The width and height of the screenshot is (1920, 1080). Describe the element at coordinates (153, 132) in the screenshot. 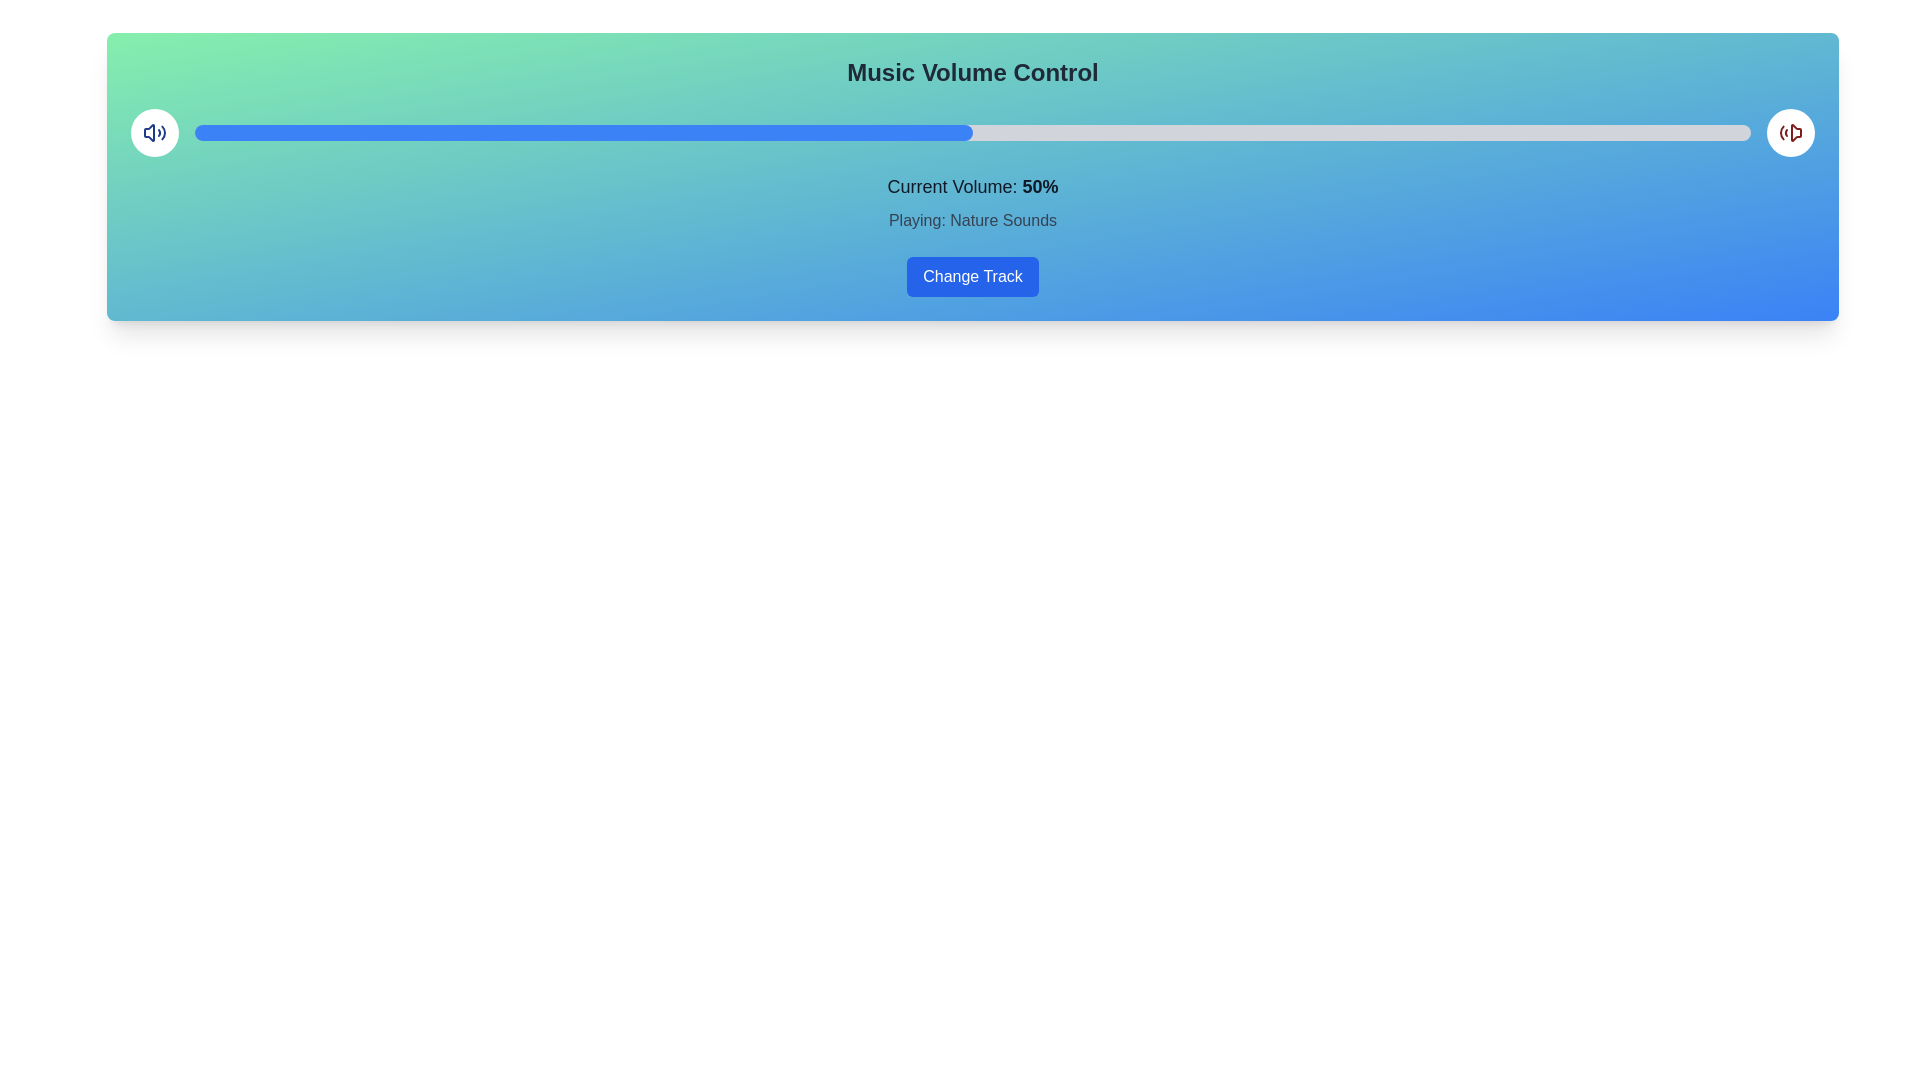

I see `the round white button with a blue speaker icon located in the top-left corner to adjust the sound level` at that location.